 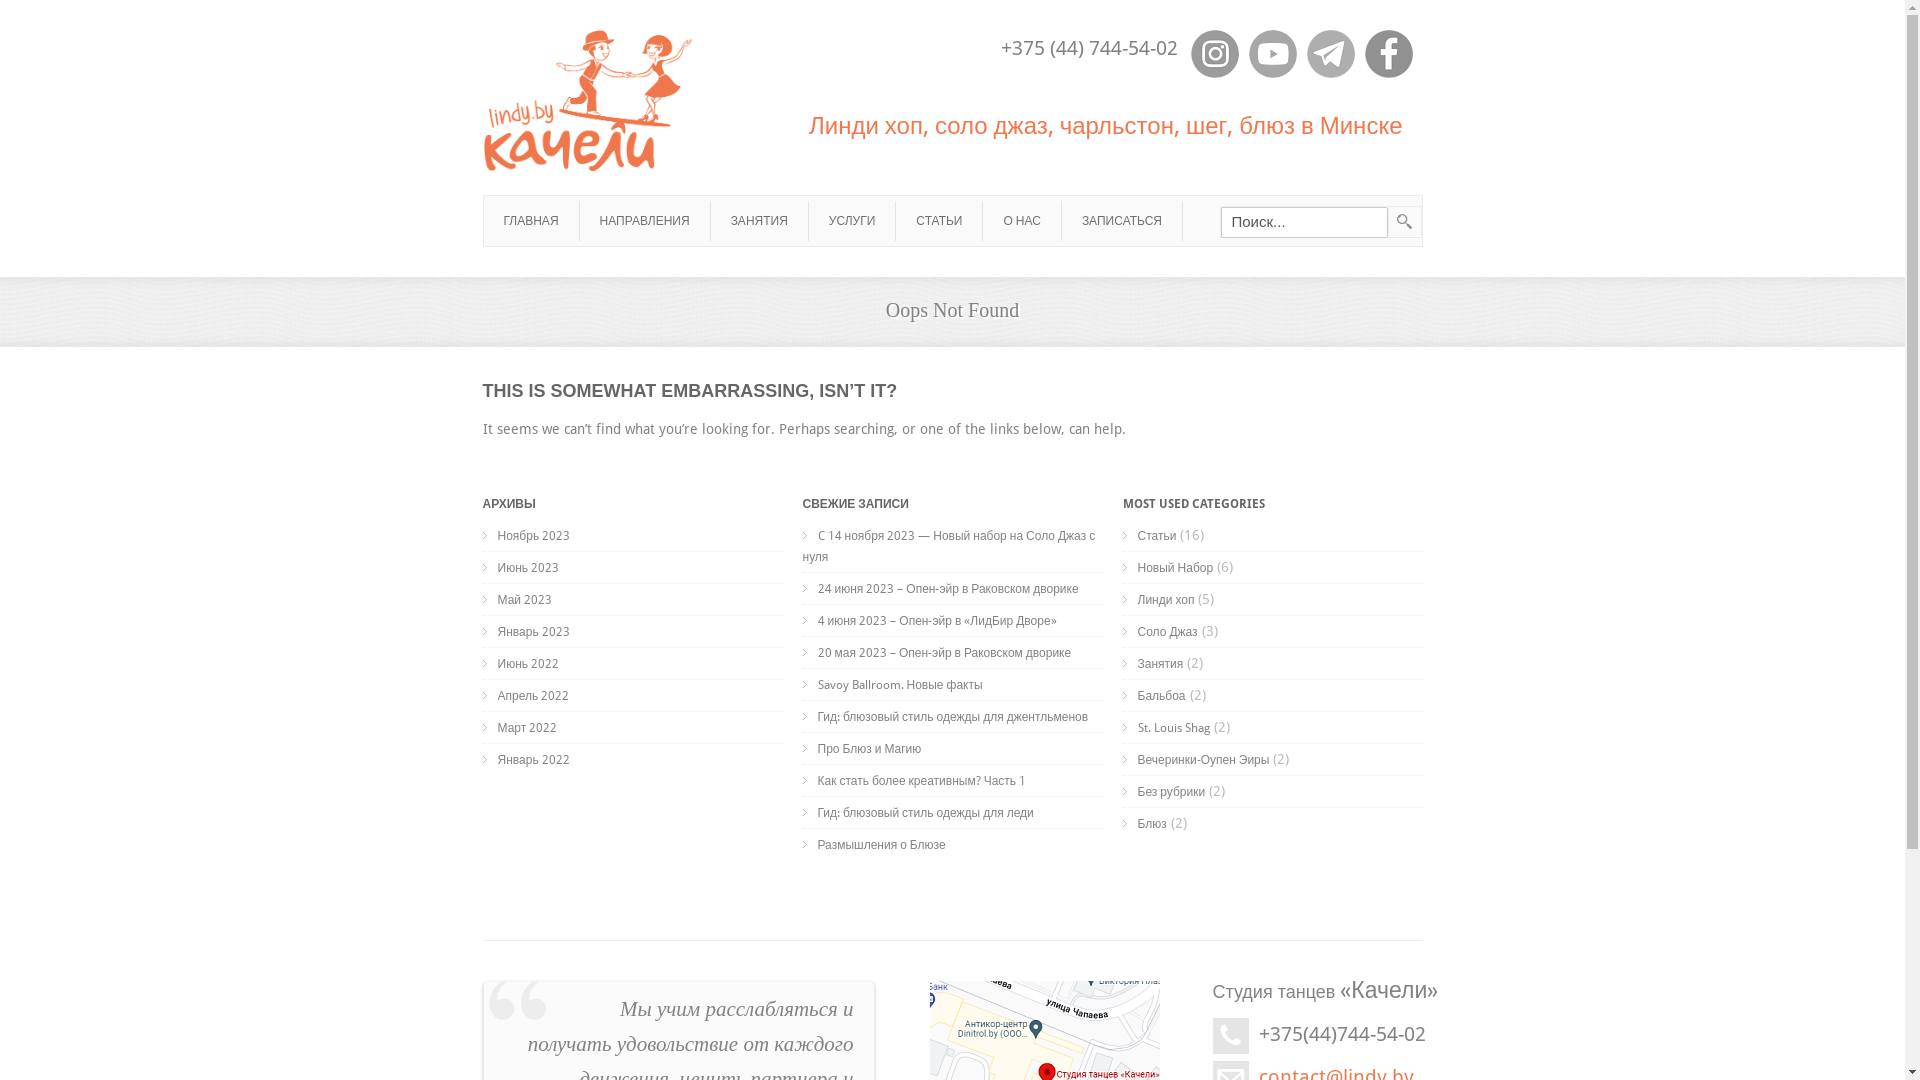 What do you see at coordinates (1386, 53) in the screenshot?
I see `'facebook'` at bounding box center [1386, 53].